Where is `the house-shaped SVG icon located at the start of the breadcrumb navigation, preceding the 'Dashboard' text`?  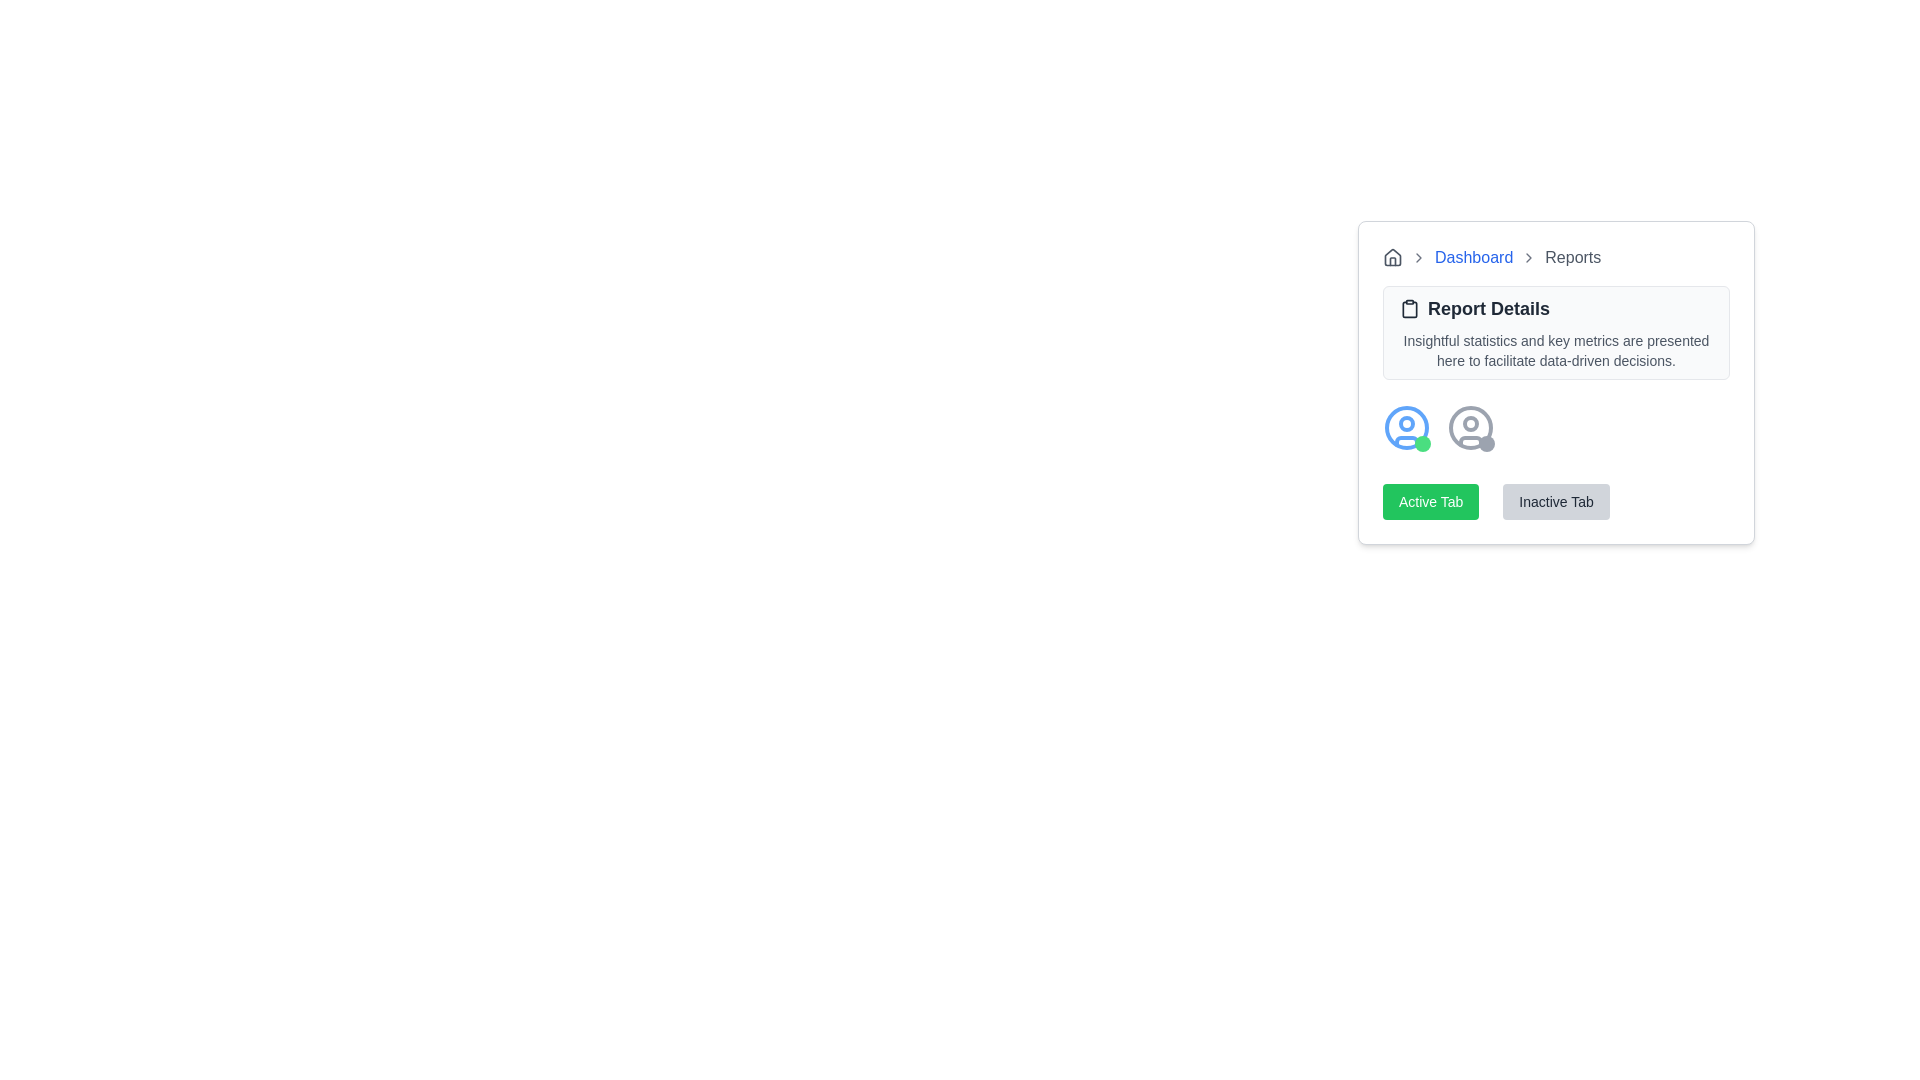
the house-shaped SVG icon located at the start of the breadcrumb navigation, preceding the 'Dashboard' text is located at coordinates (1391, 257).